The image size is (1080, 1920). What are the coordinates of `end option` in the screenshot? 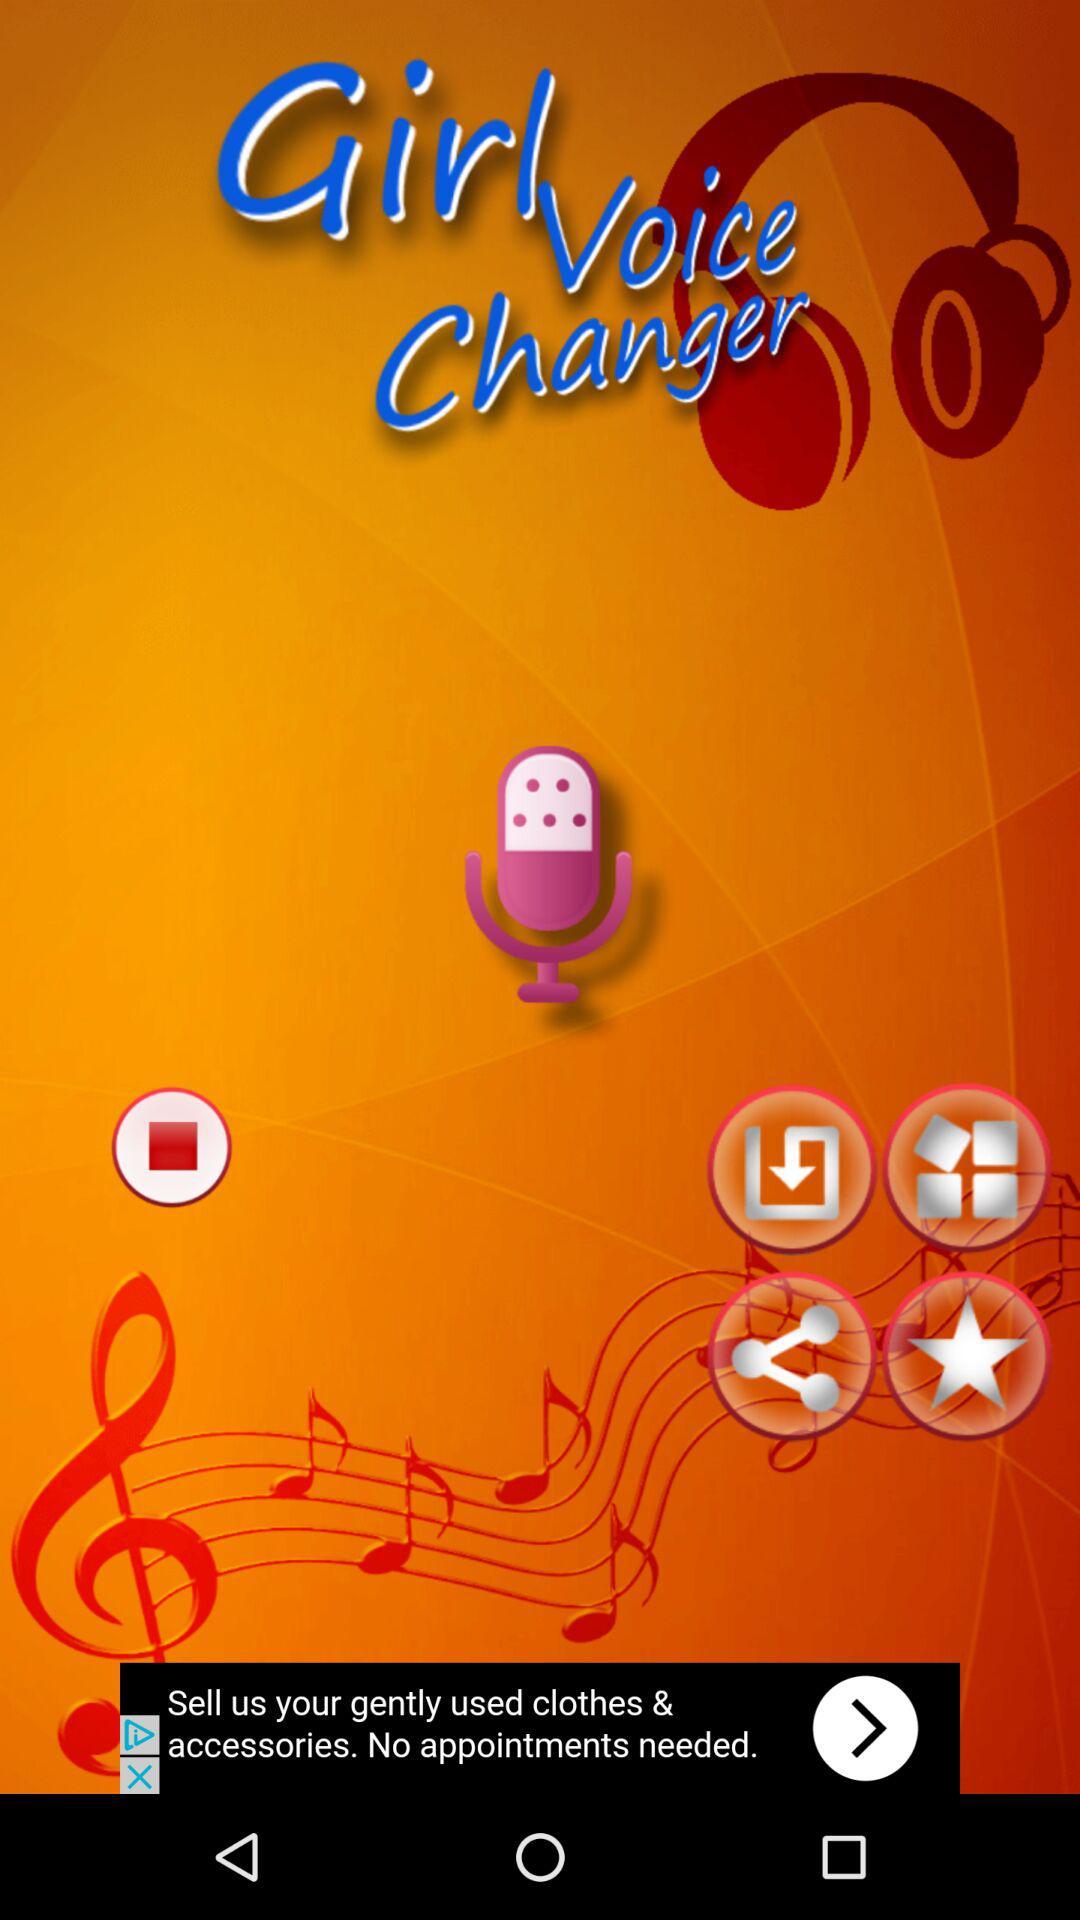 It's located at (170, 1146).